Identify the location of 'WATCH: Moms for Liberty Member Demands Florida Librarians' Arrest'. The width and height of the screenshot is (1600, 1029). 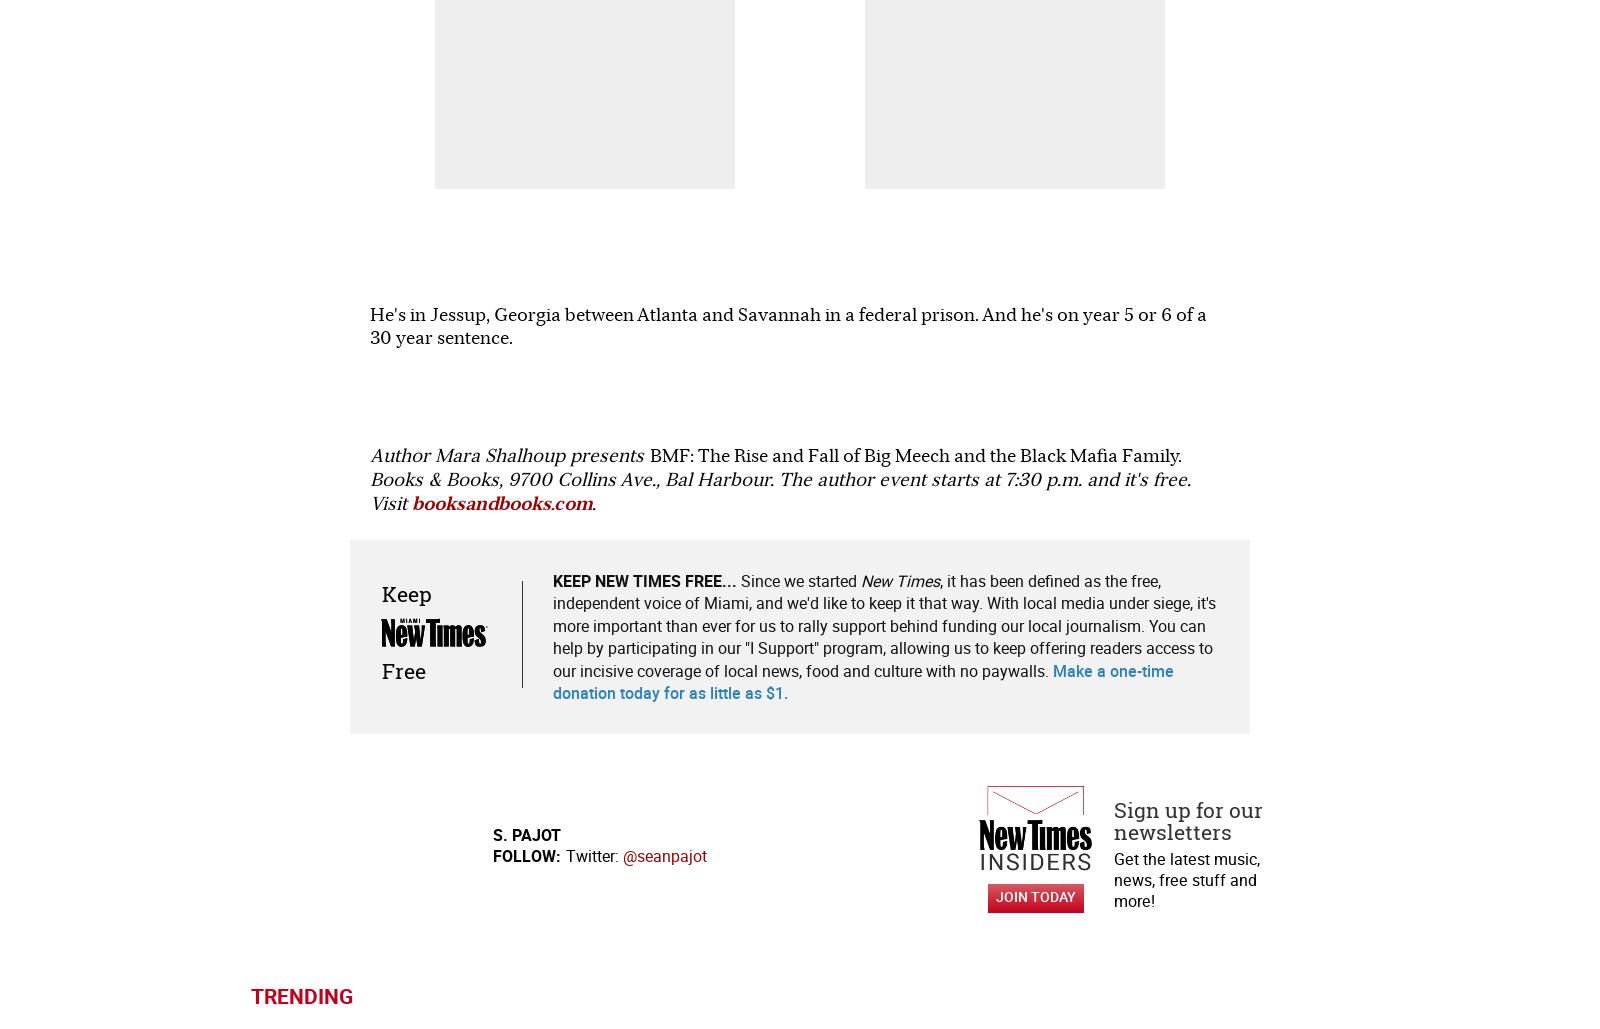
(356, 559).